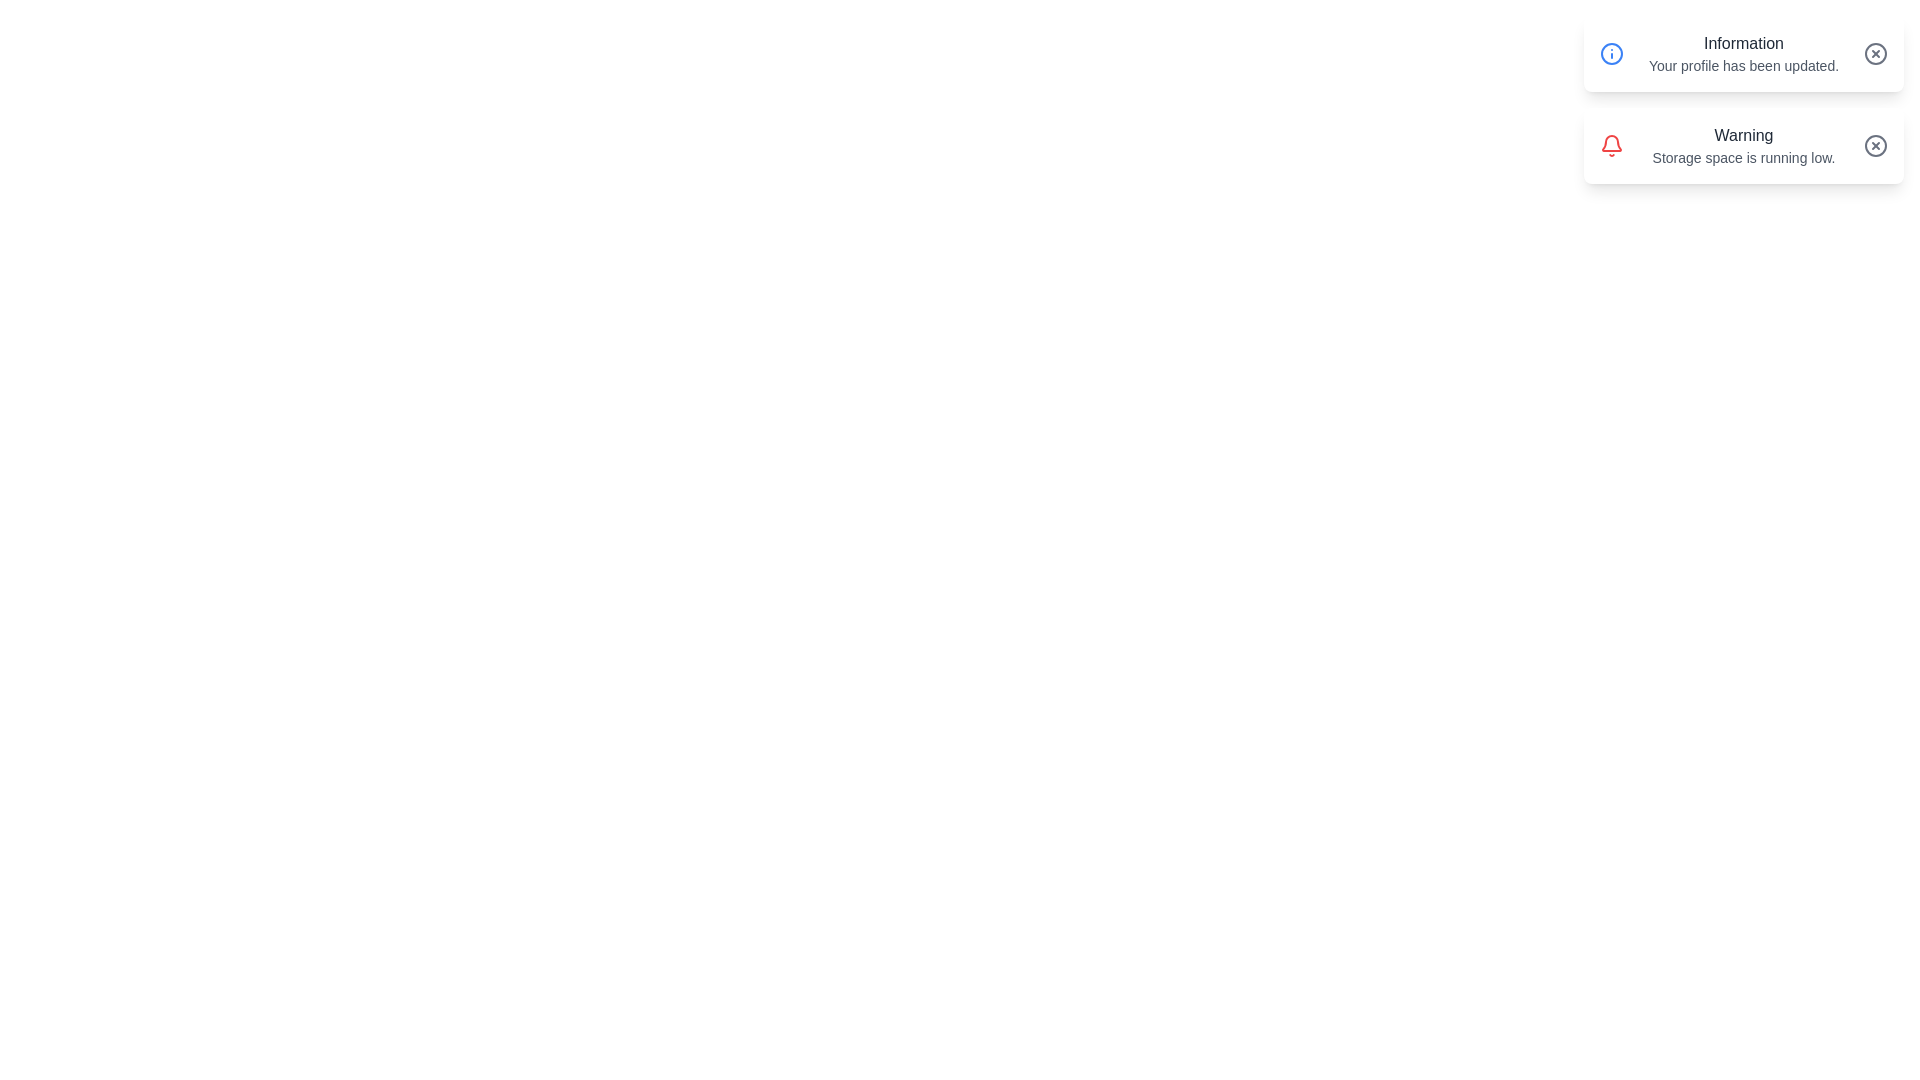  What do you see at coordinates (1612, 142) in the screenshot?
I see `the notification bell icon located in the header section of the notification block, to the left of the warning title 'Warning: Storage space is running low.'` at bounding box center [1612, 142].